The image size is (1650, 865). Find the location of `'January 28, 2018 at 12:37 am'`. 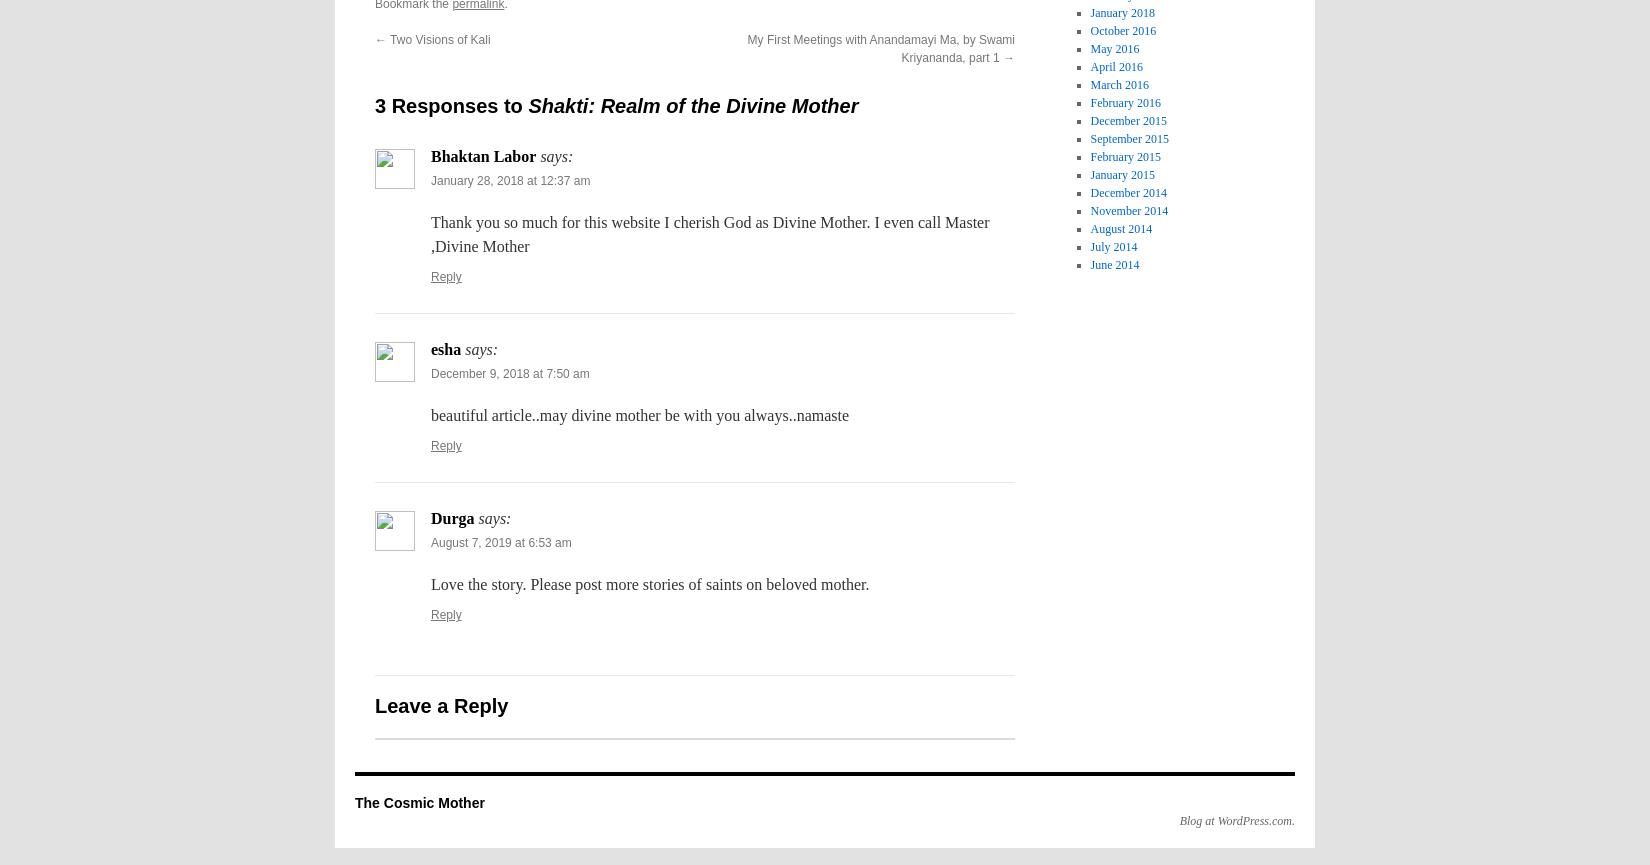

'January 28, 2018 at 12:37 am' is located at coordinates (509, 179).